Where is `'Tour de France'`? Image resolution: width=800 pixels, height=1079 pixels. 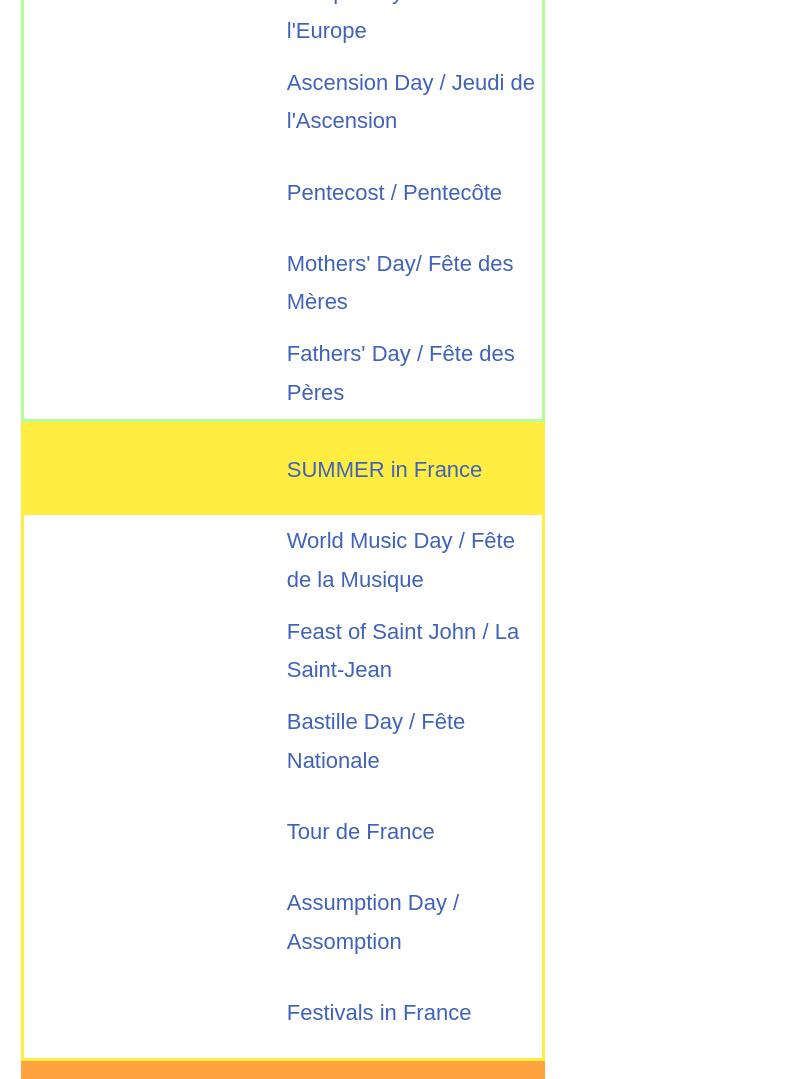 'Tour de France' is located at coordinates (360, 831).